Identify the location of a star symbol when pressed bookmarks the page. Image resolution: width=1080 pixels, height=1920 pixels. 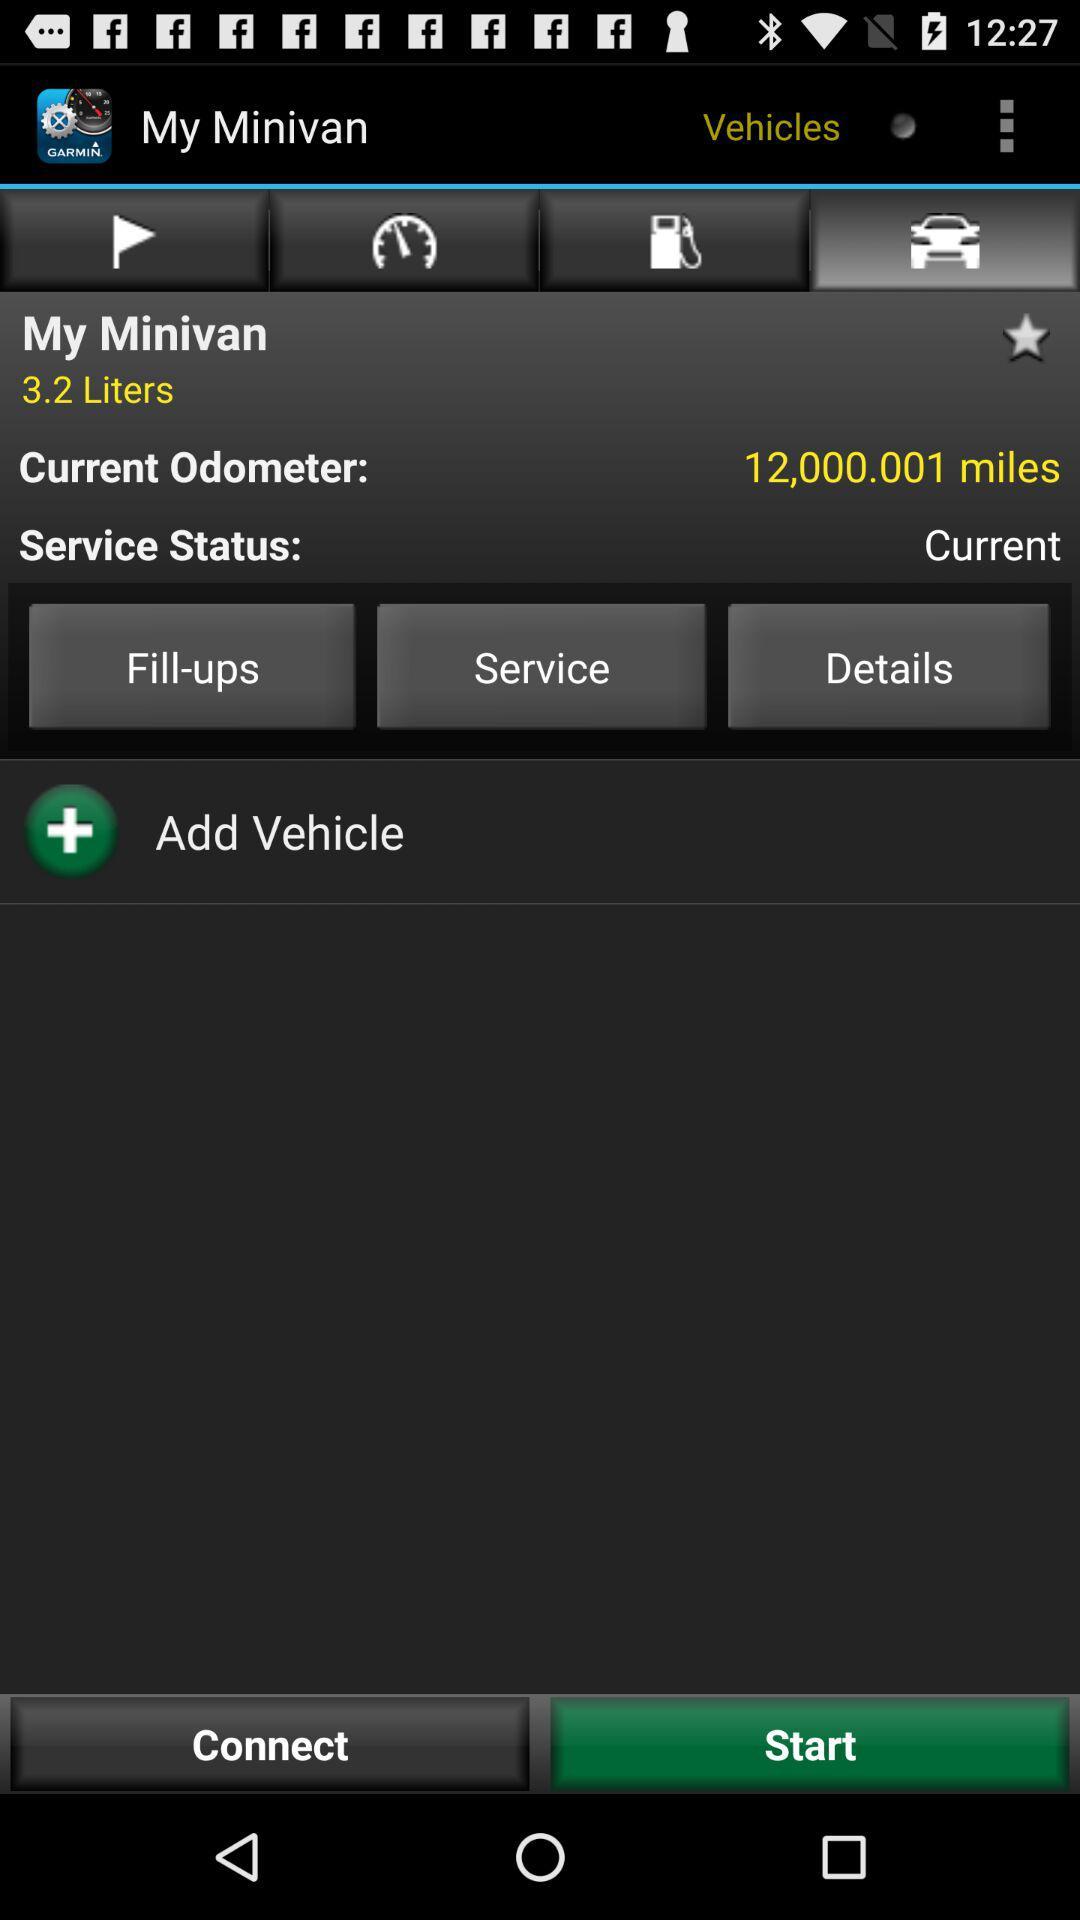
(1033, 338).